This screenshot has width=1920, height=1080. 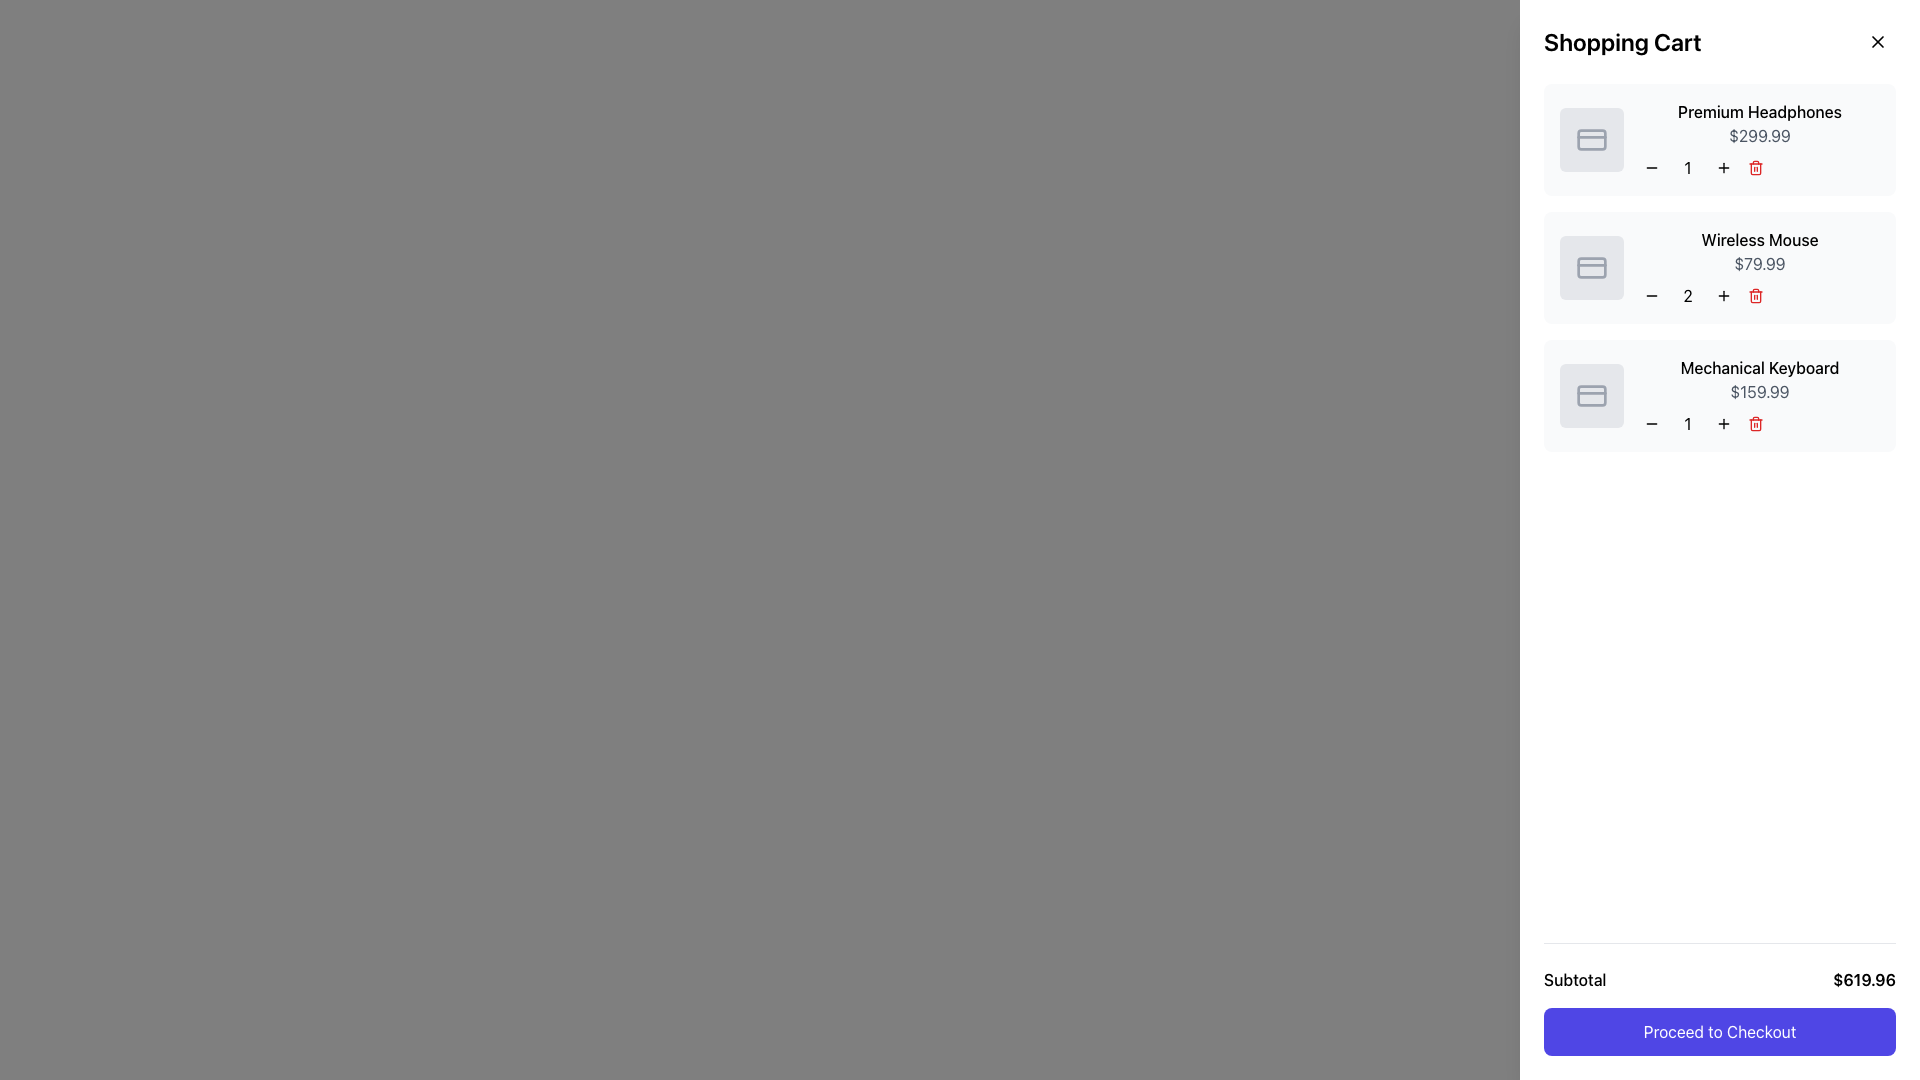 I want to click on the text element displaying 'Wireless Mouse' in bold, which is located in the second item card of the shopping cart, so click(x=1760, y=266).